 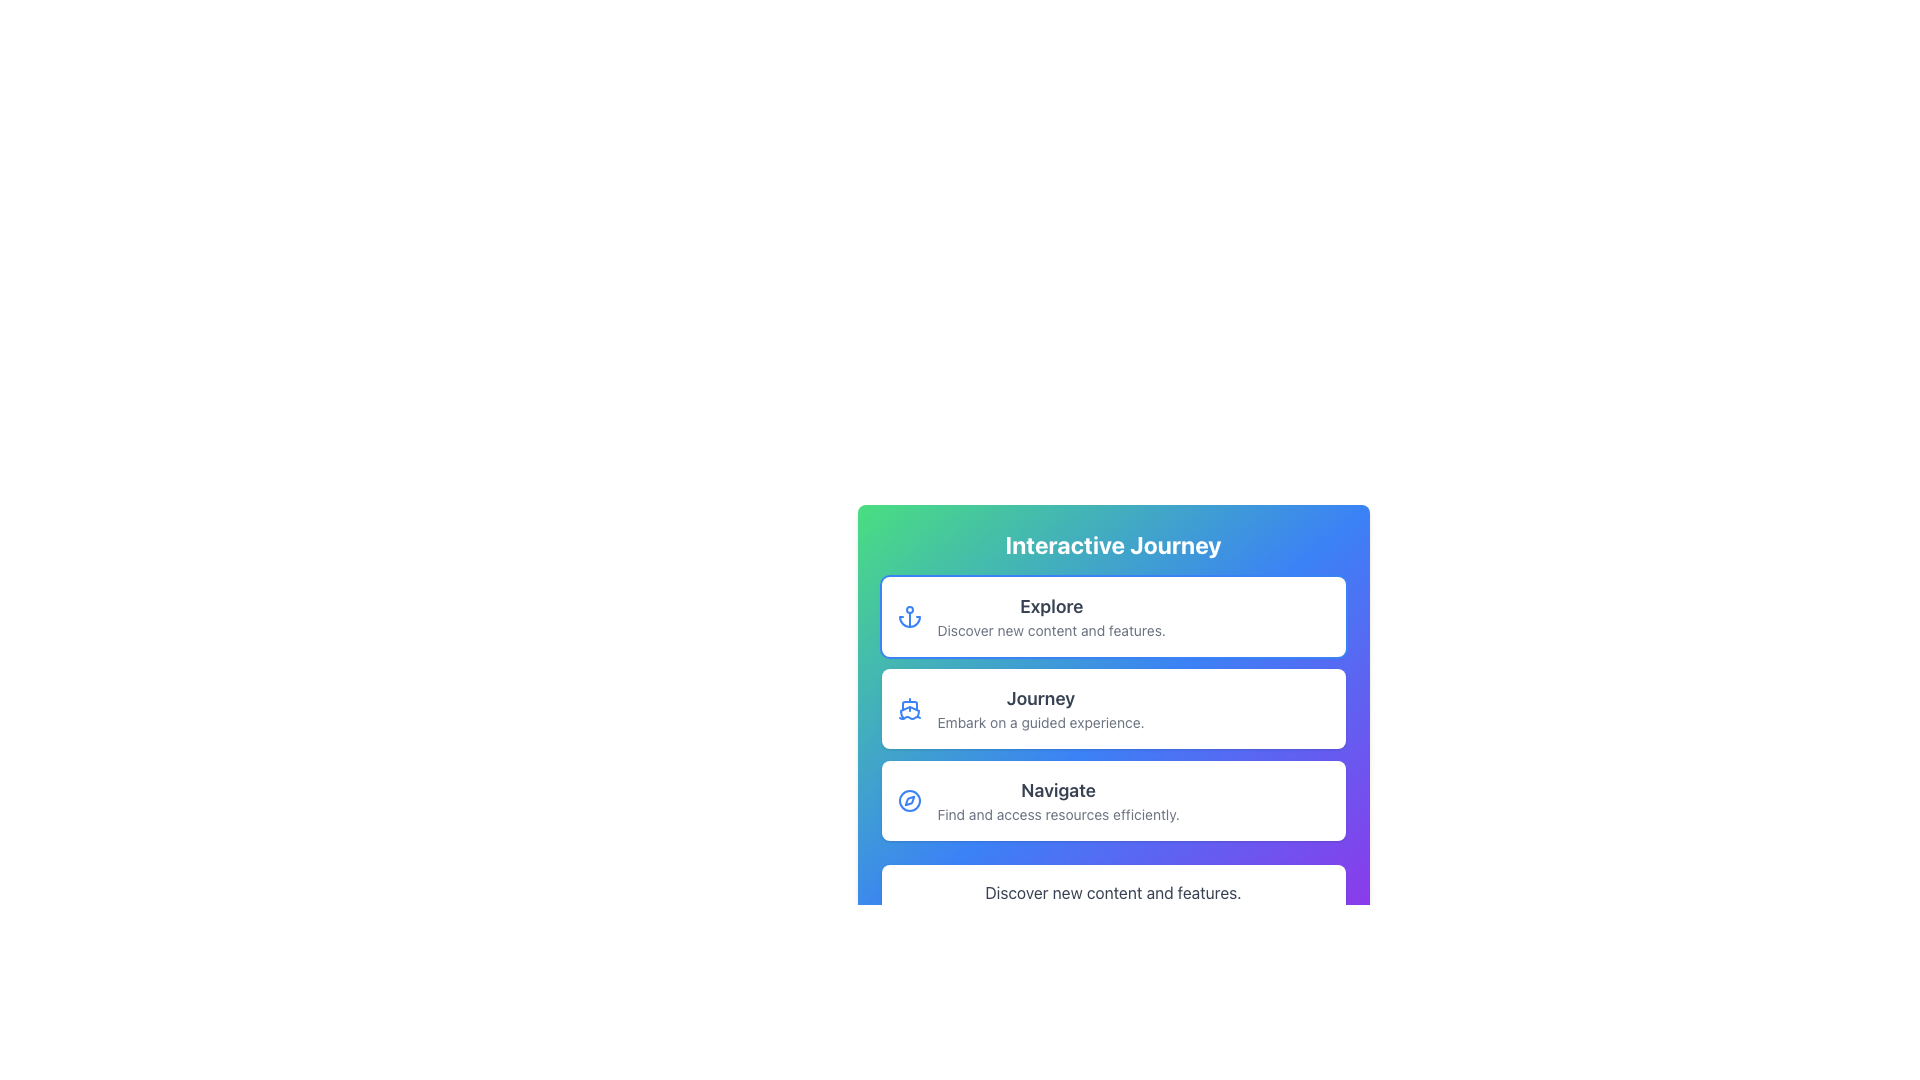 I want to click on text content from the text block that says 'Discover new content and features.' positioned at the bottom of the 'Interactive Journey' section, so click(x=1112, y=892).